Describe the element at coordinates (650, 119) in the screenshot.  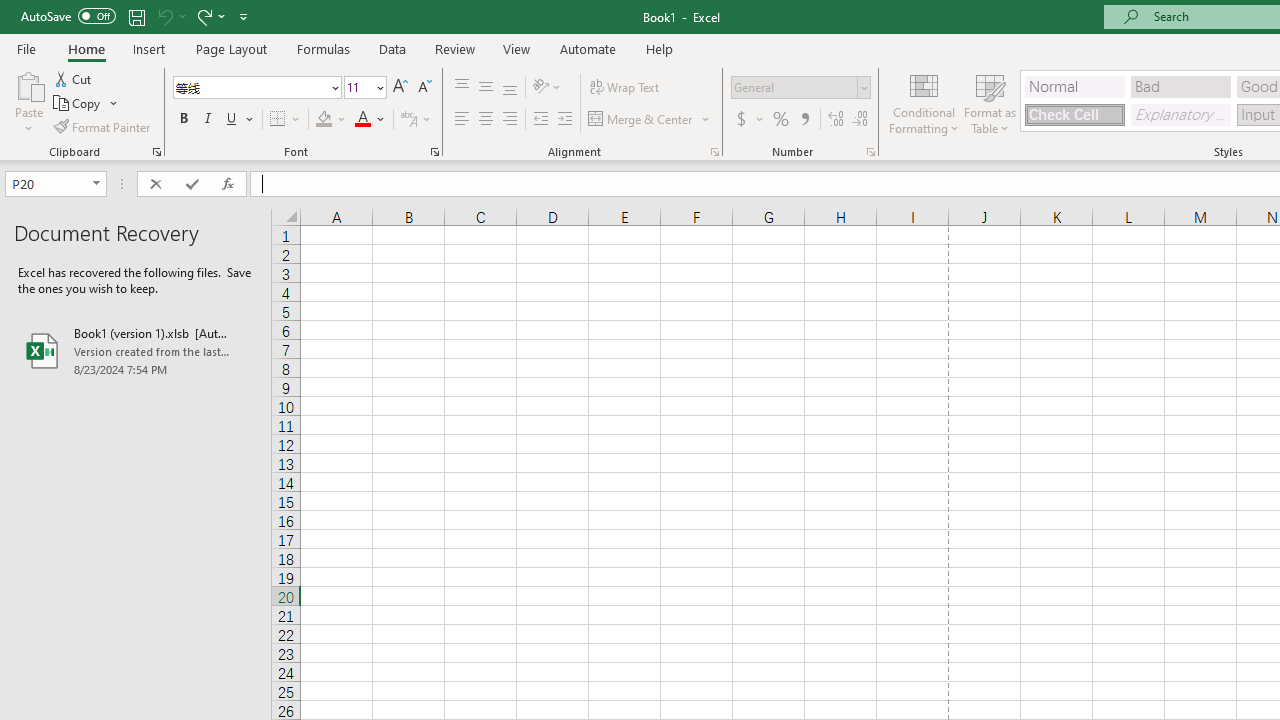
I see `'Merge & Center'` at that location.